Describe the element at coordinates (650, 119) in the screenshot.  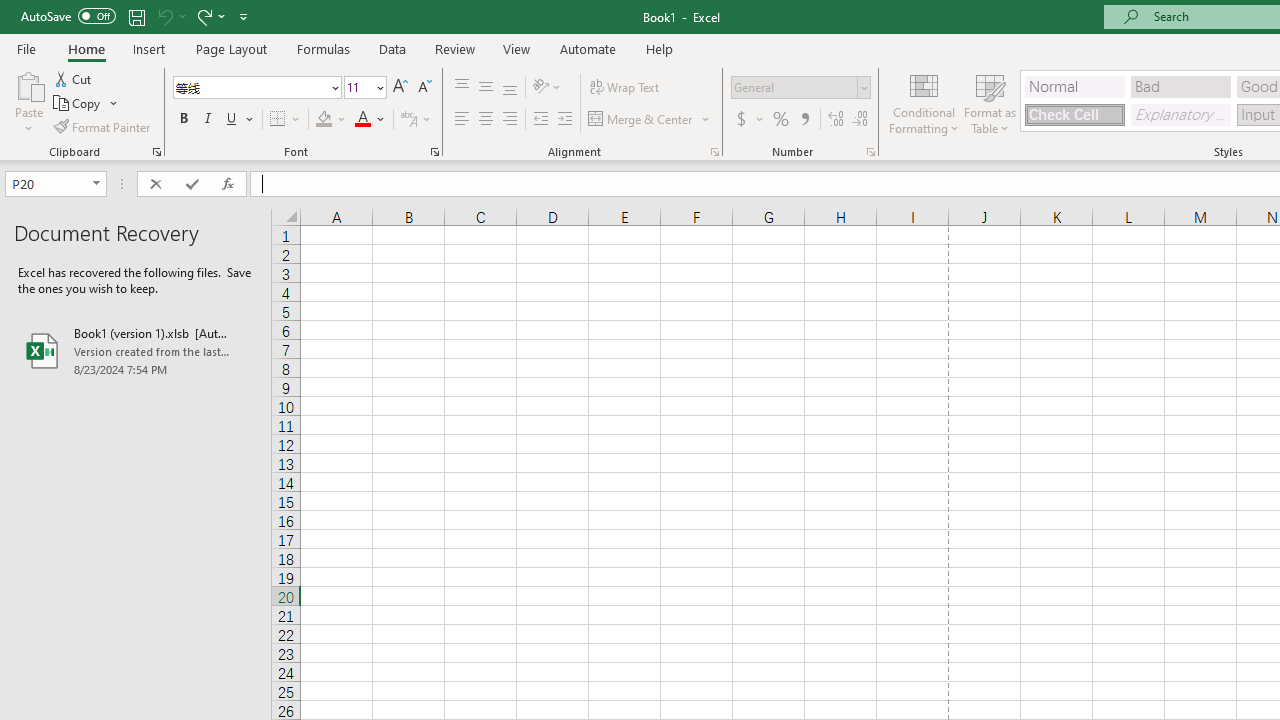
I see `'Merge & Center'` at that location.